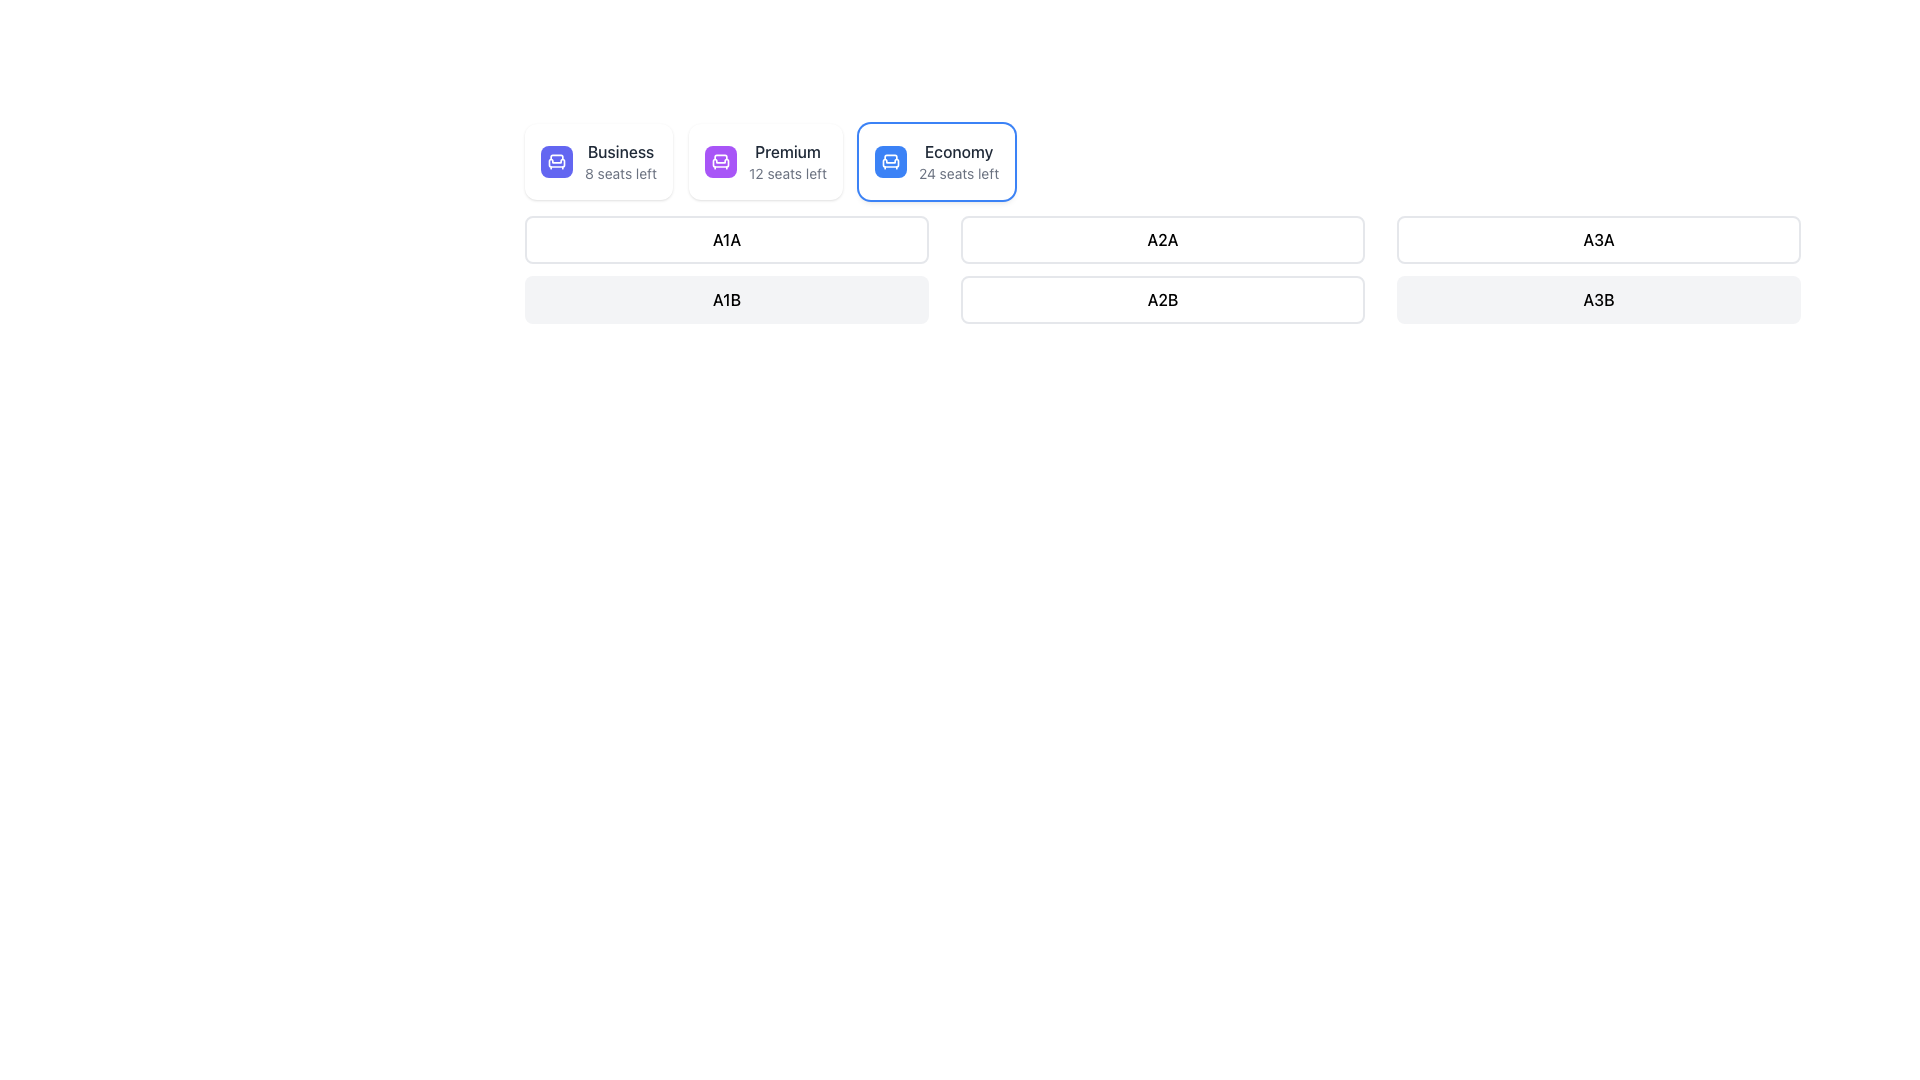 Image resolution: width=1920 pixels, height=1080 pixels. Describe the element at coordinates (619, 172) in the screenshot. I see `the static text label providing information about the availability of seats in the 'Business' category, located directly beneath the 'Business' label` at that location.